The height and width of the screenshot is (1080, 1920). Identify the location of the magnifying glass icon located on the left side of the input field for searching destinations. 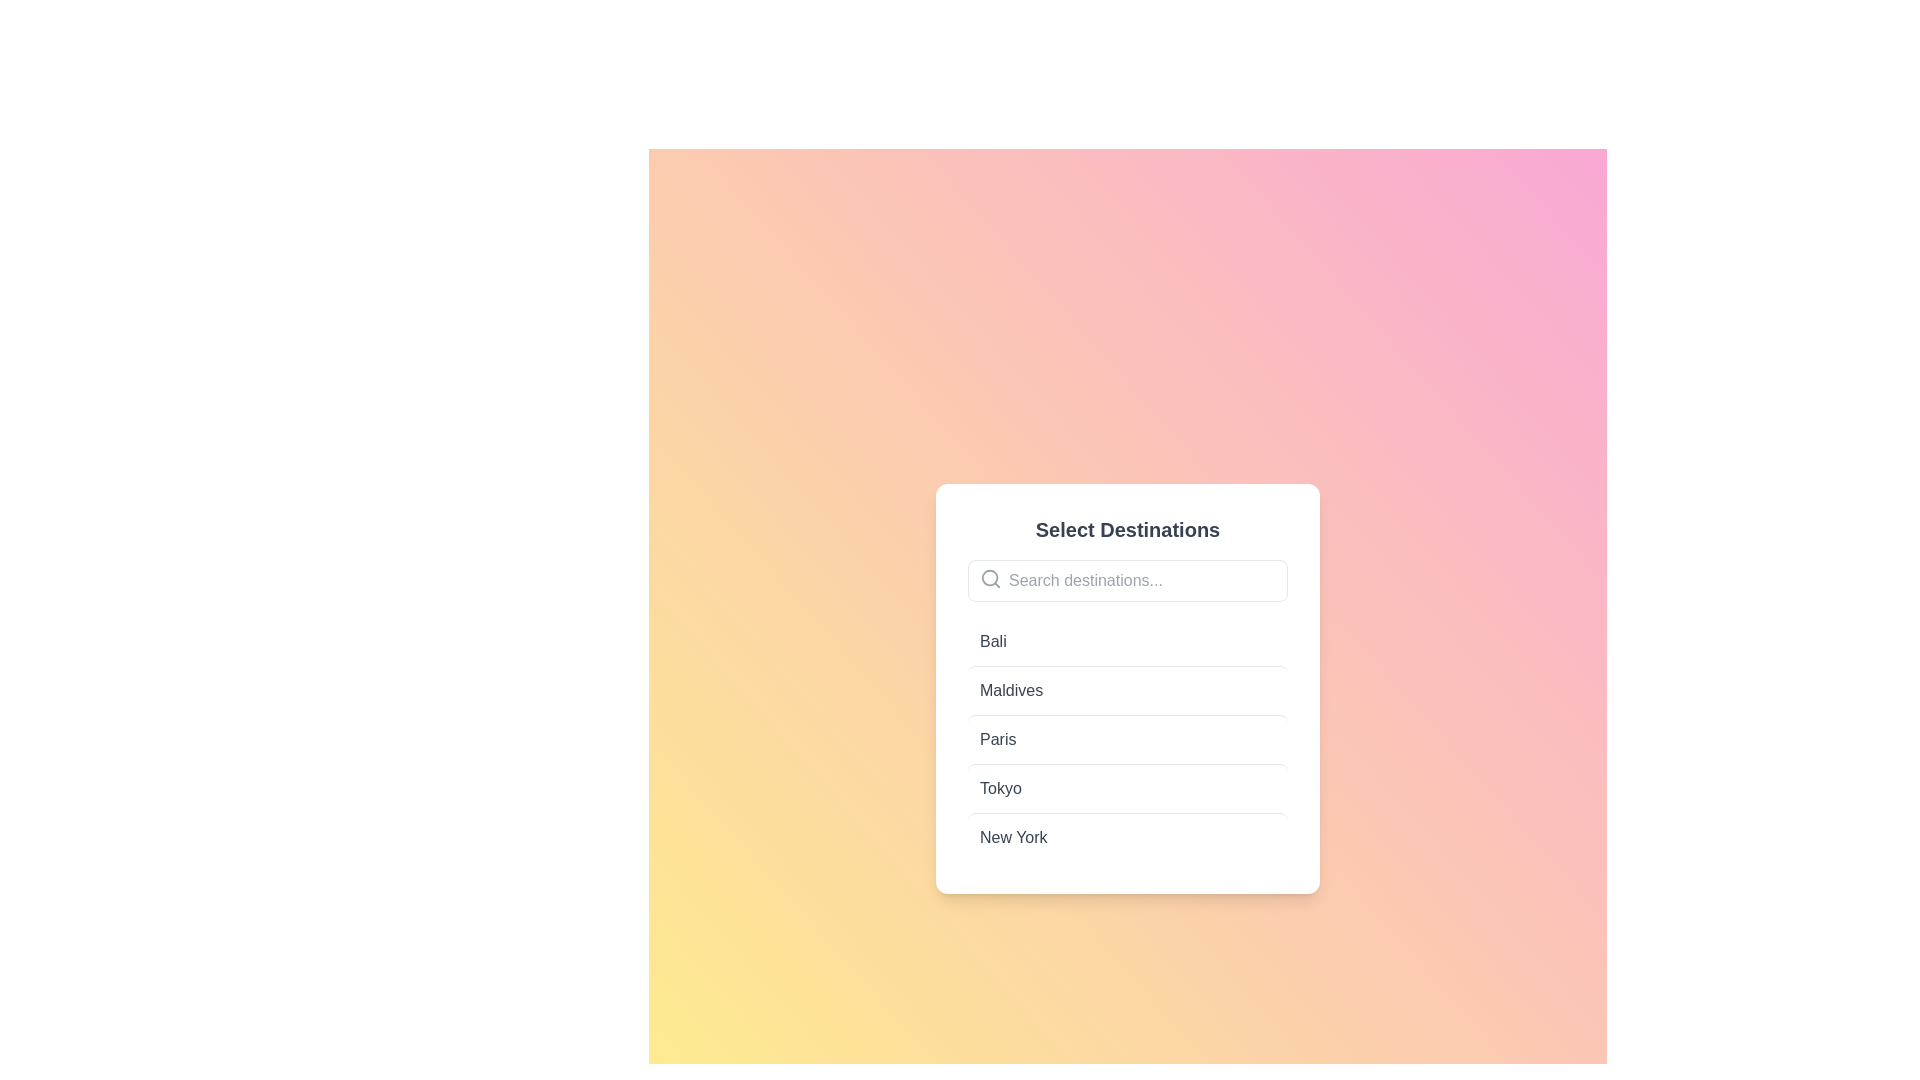
(990, 578).